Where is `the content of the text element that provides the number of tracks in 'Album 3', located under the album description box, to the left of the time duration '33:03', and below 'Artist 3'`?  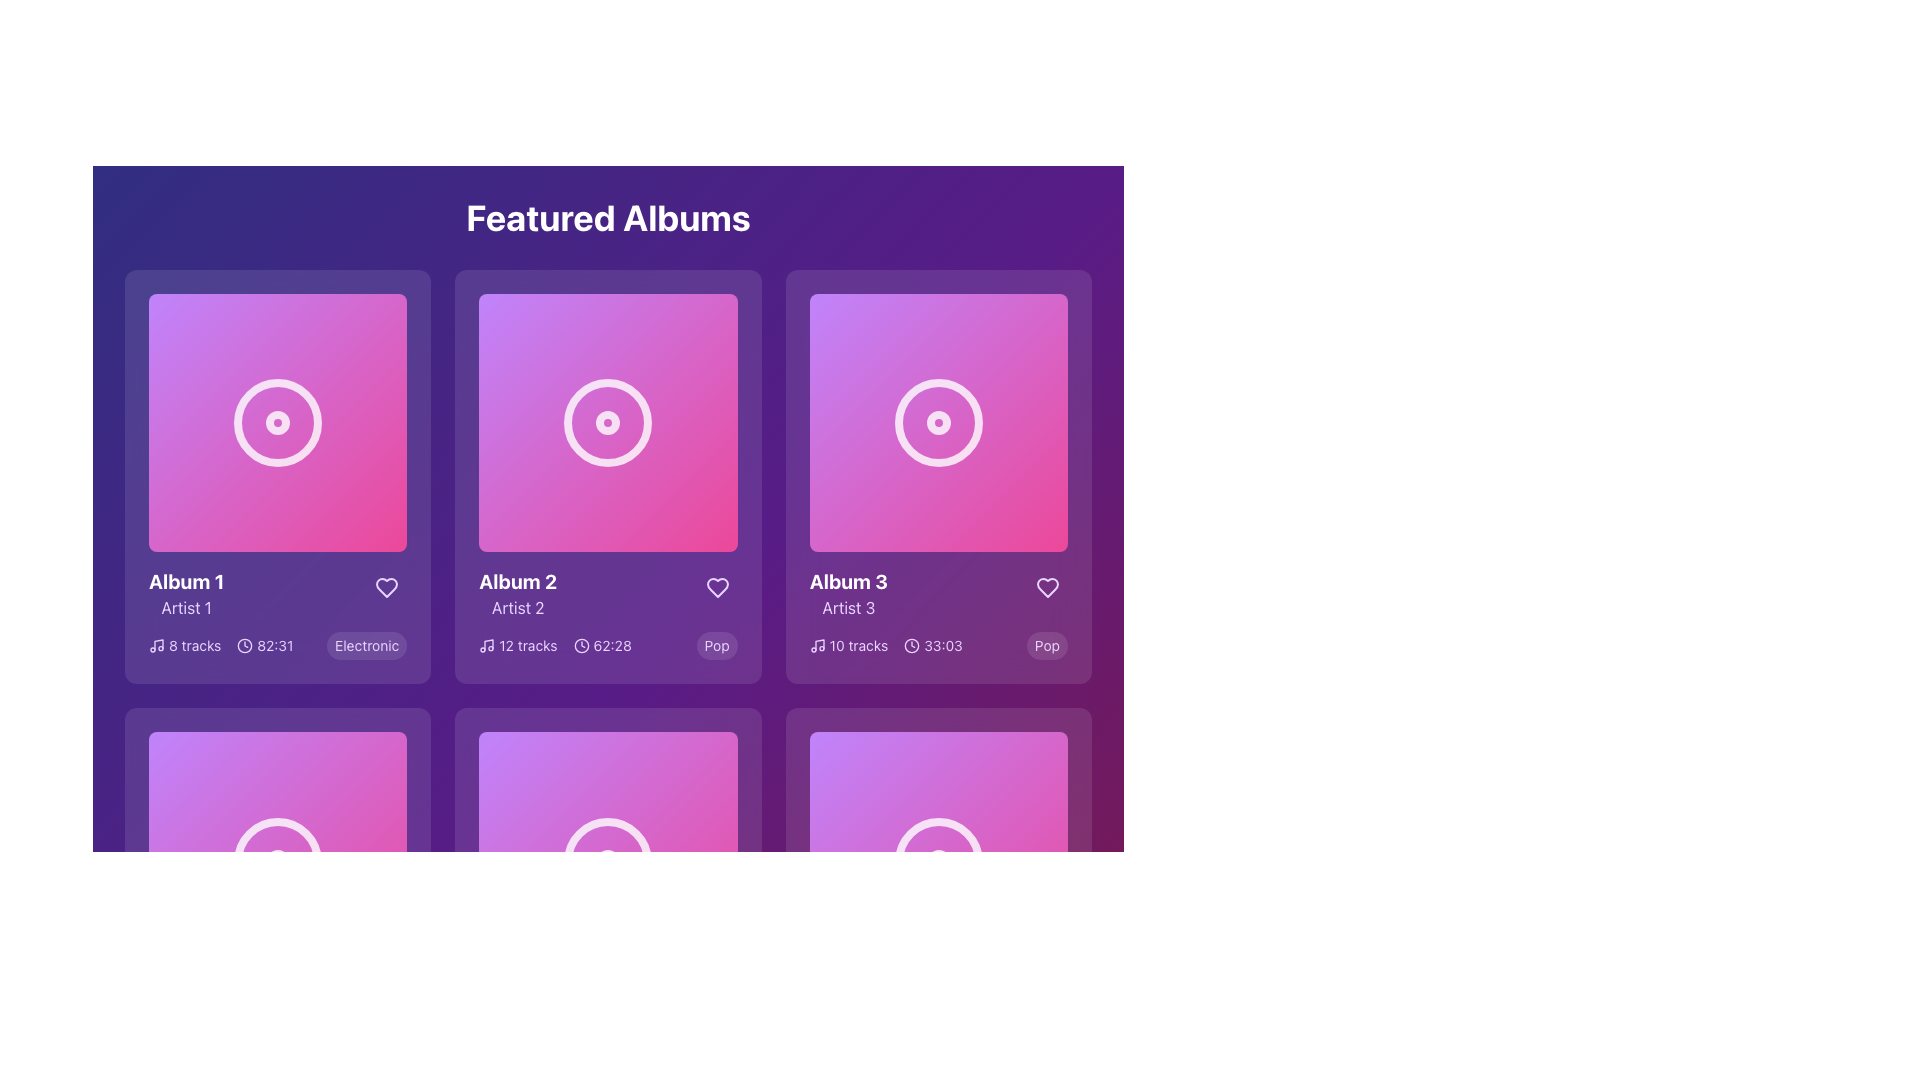
the content of the text element that provides the number of tracks in 'Album 3', located under the album description box, to the left of the time duration '33:03', and below 'Artist 3' is located at coordinates (885, 645).